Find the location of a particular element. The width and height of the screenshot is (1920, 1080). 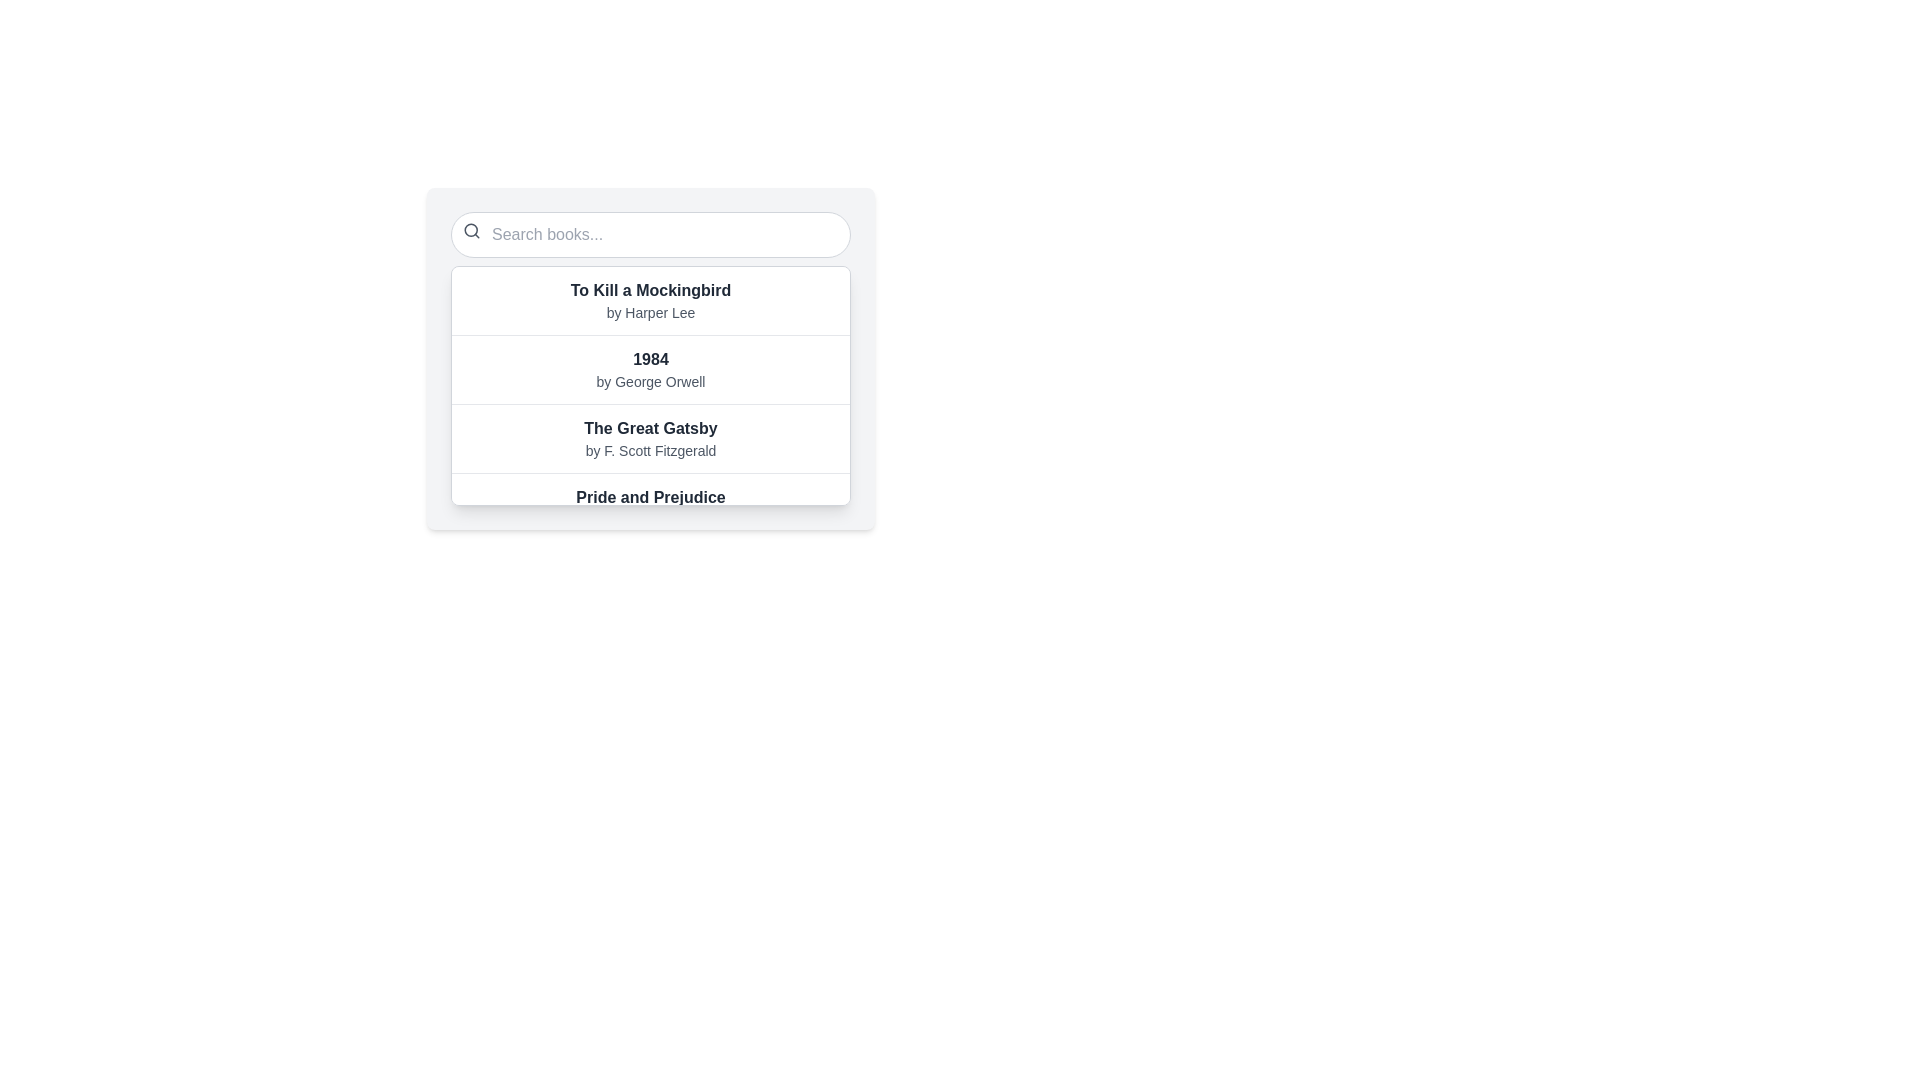

the text label displaying 'Pride and Prejudice', which is the primary label of the fourth list item in the book selection interface is located at coordinates (651, 496).